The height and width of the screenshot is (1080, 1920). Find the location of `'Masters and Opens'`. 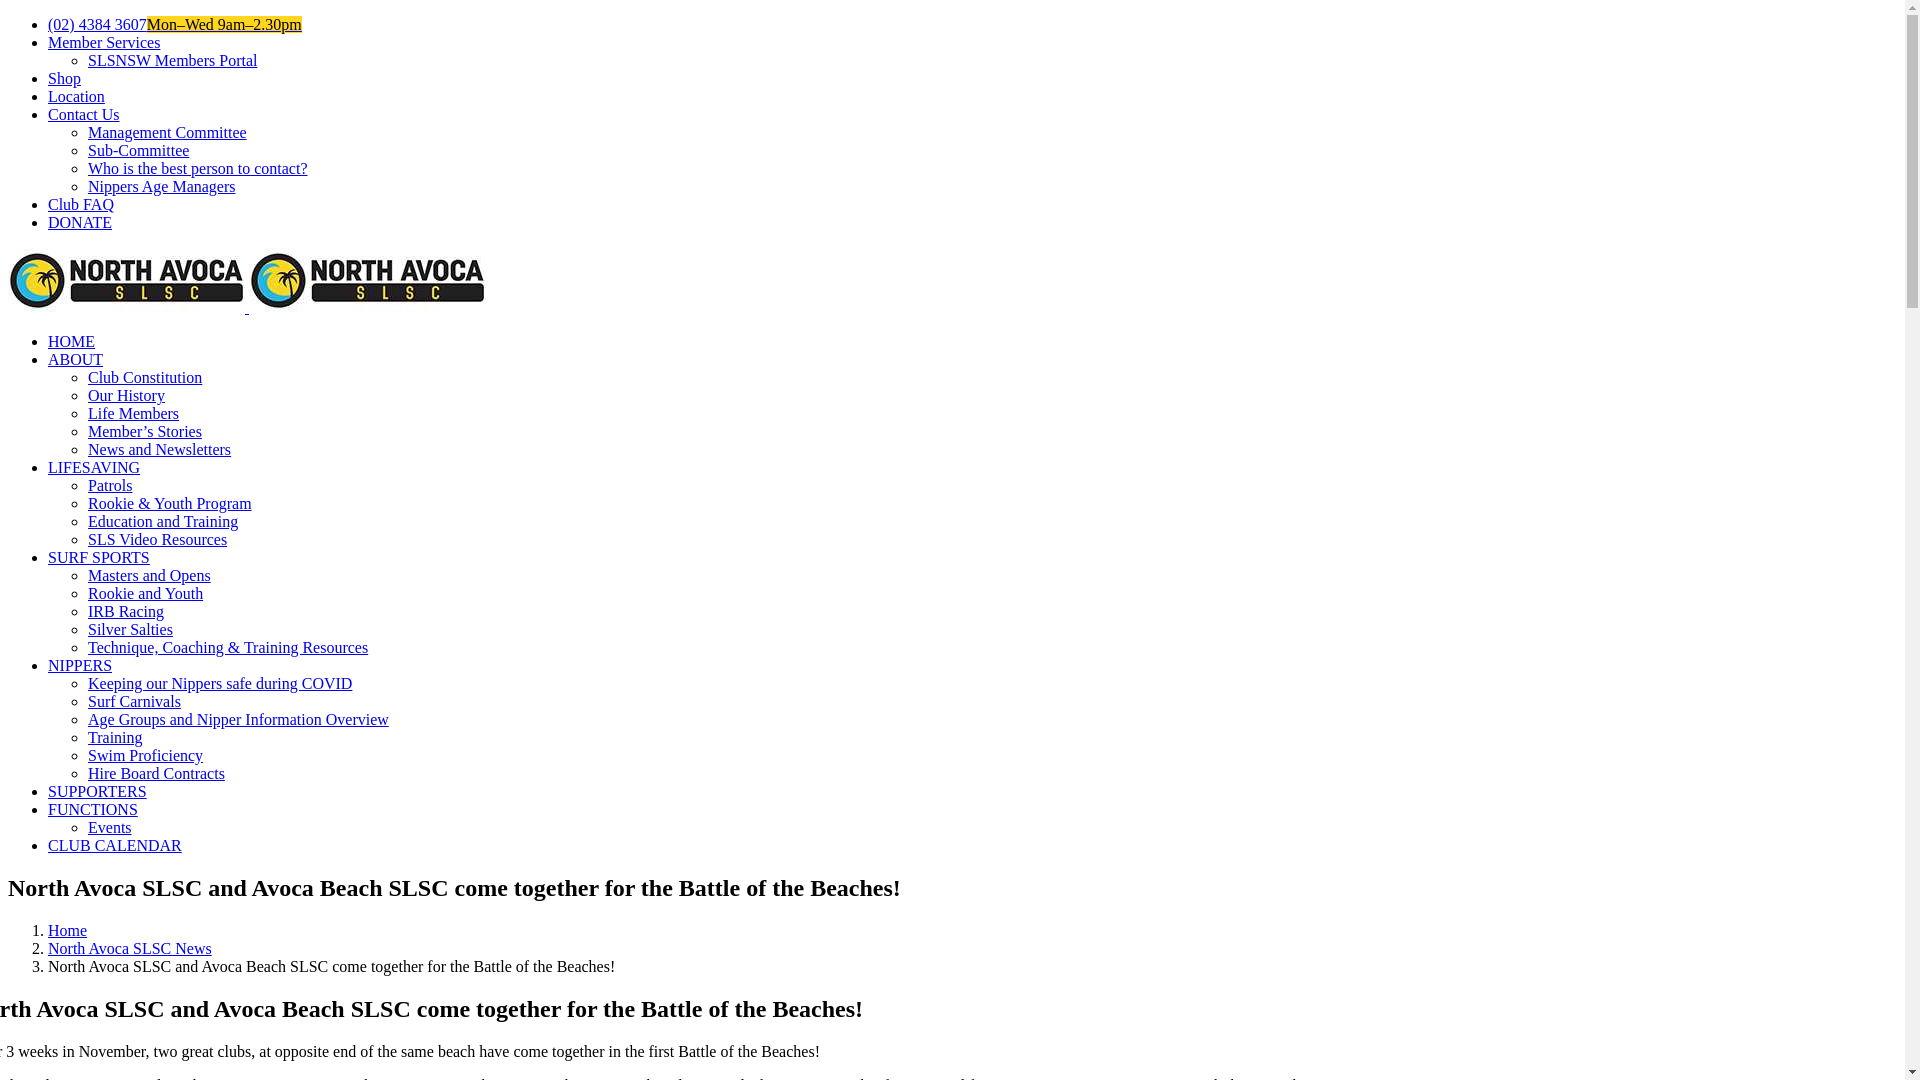

'Masters and Opens' is located at coordinates (86, 575).